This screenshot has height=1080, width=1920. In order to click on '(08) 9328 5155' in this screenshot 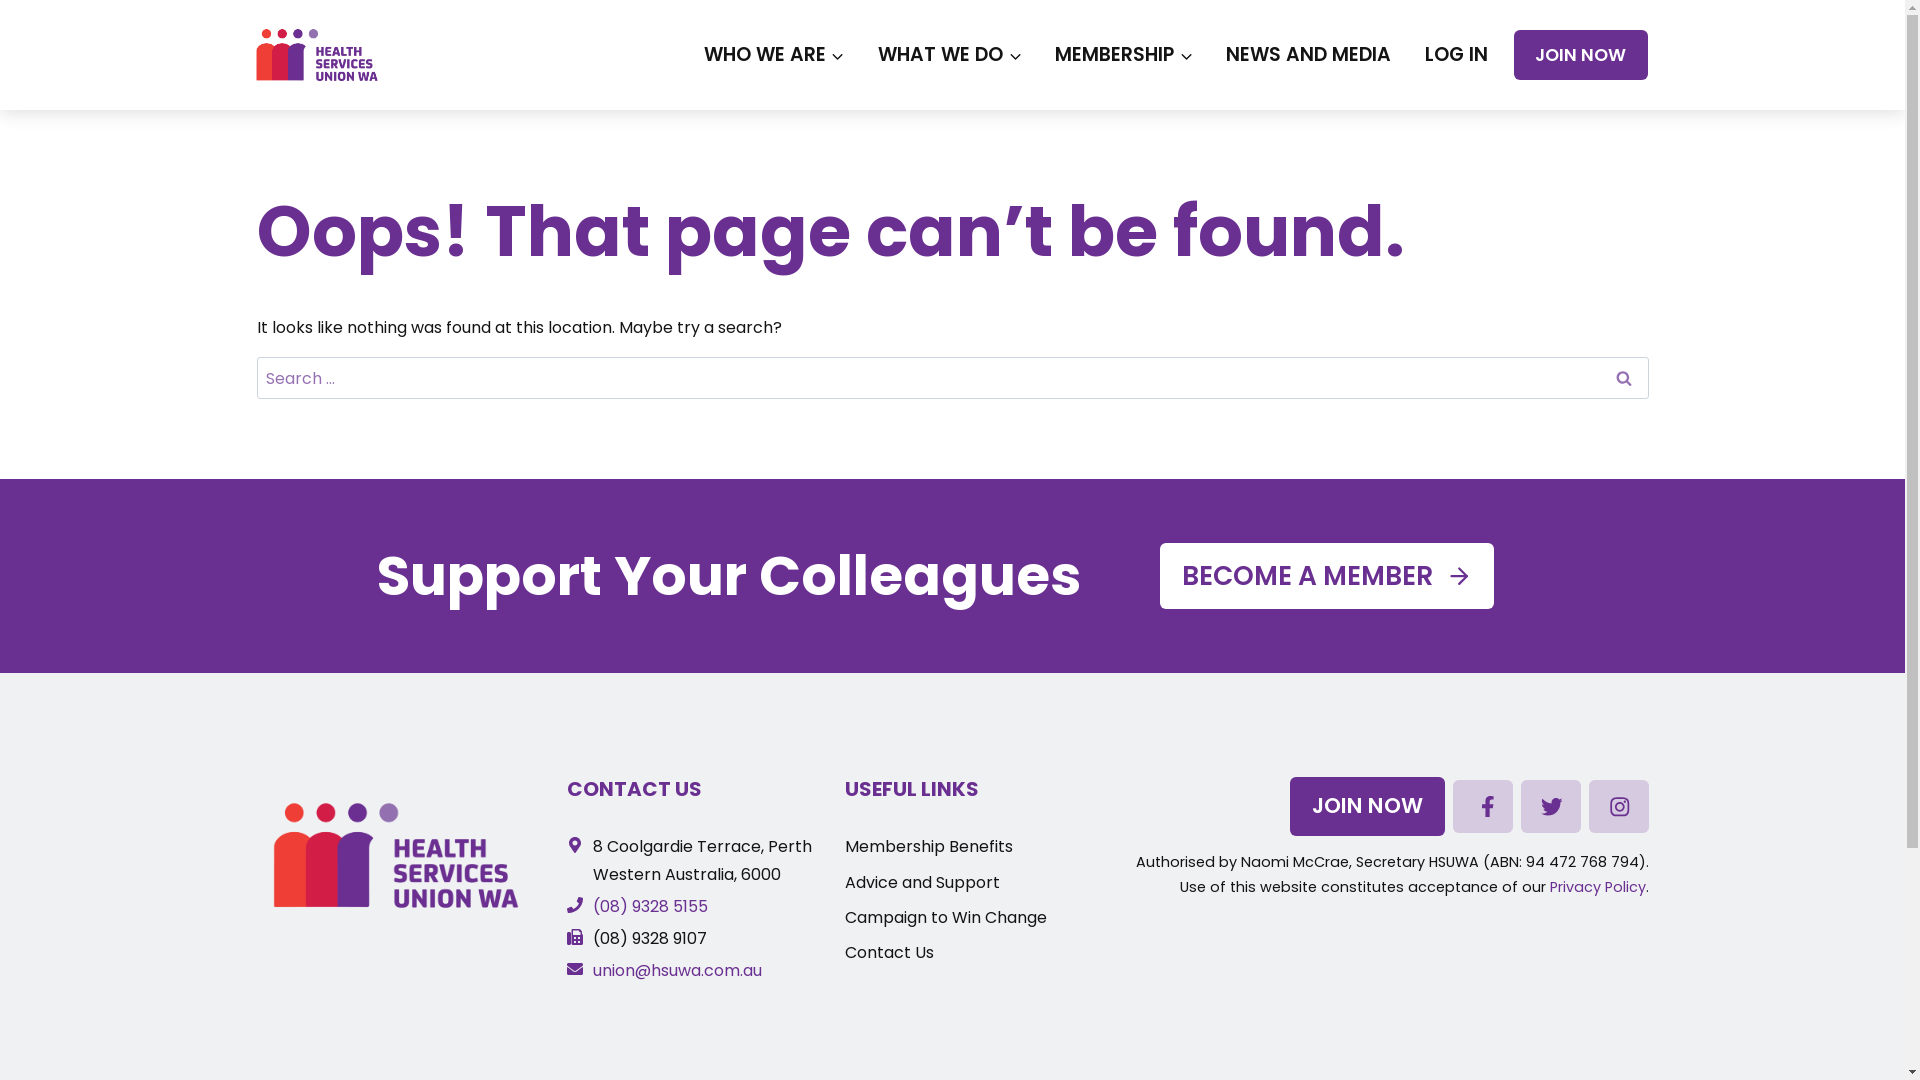, I will do `click(636, 906)`.